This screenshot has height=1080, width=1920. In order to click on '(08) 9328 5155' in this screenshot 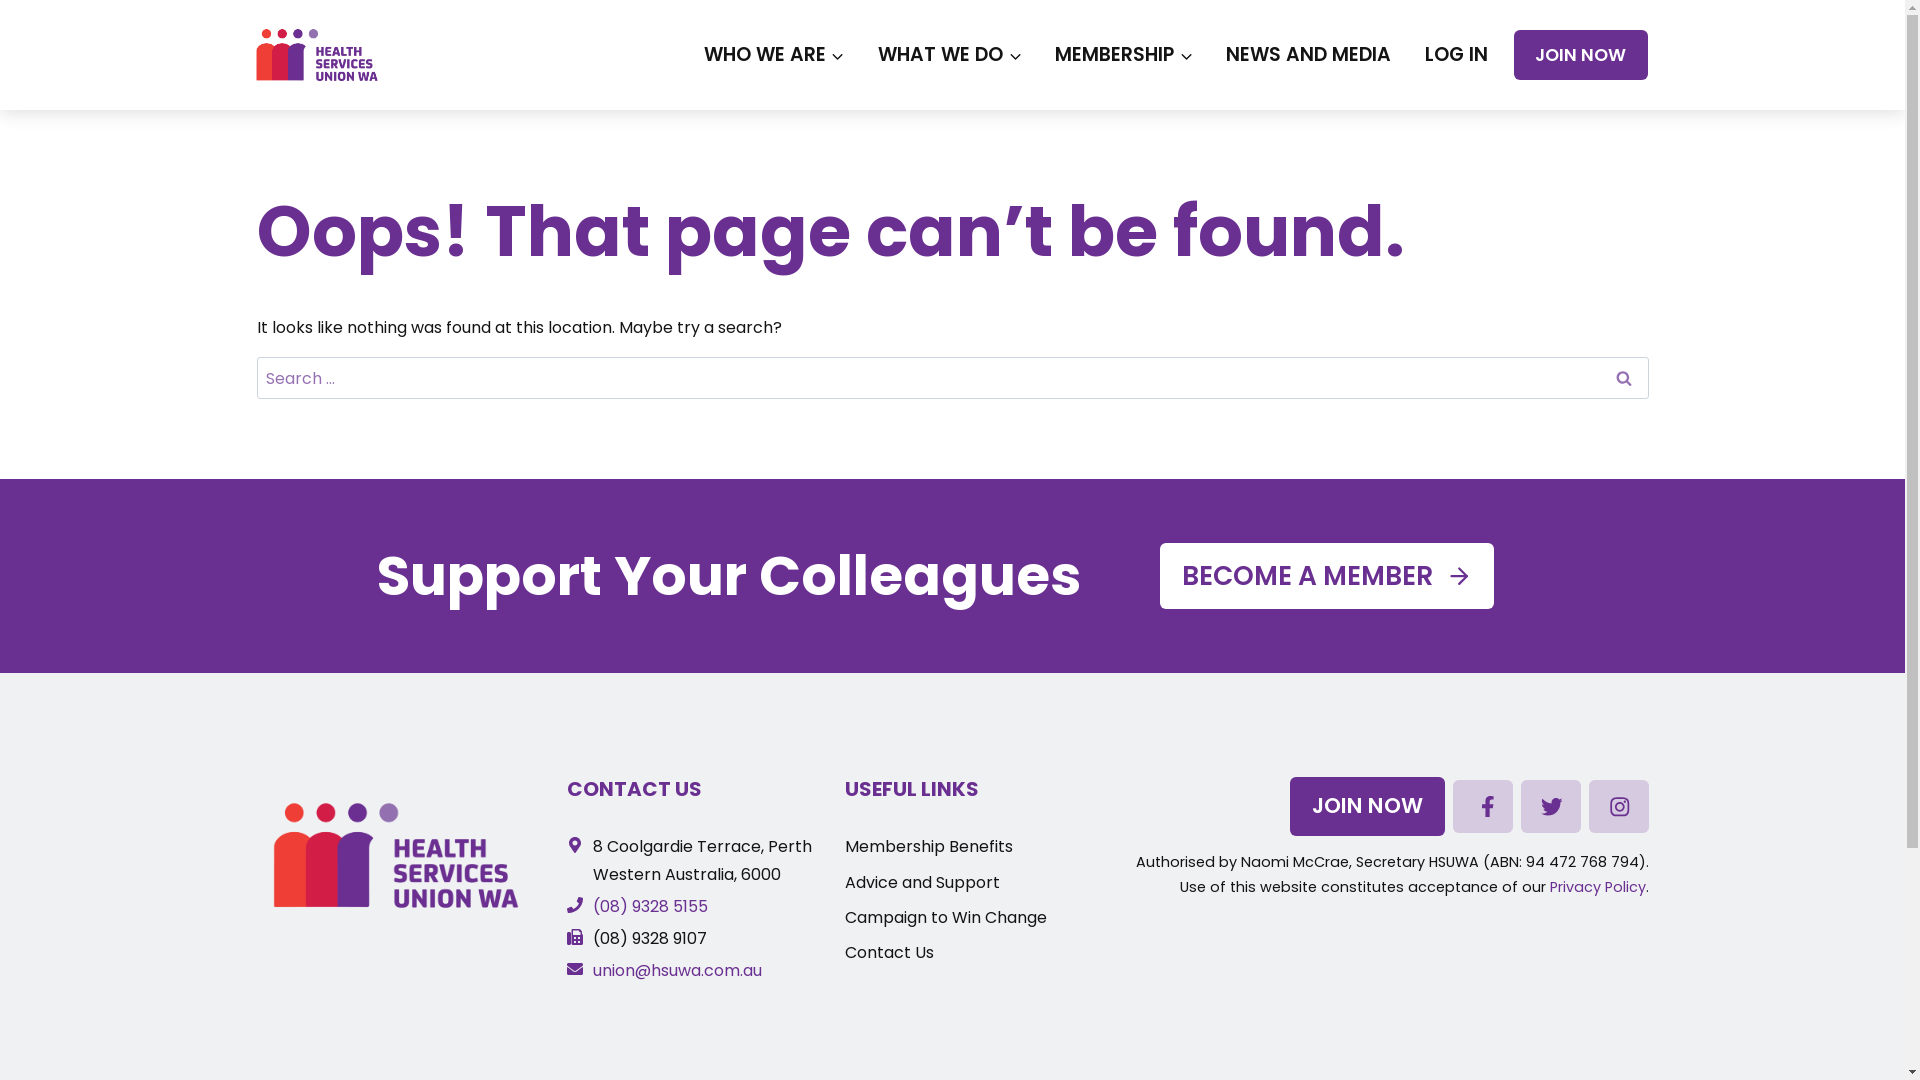, I will do `click(636, 906)`.